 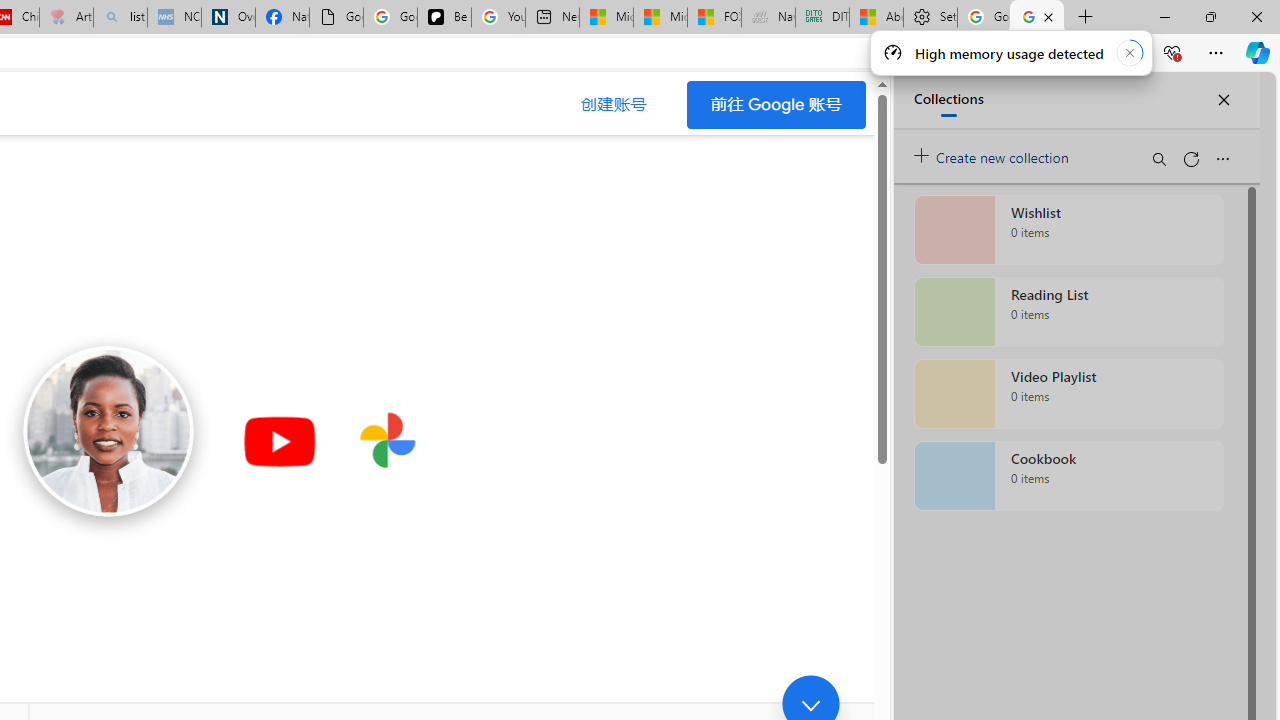 I want to click on 'FOX News - MSN', so click(x=714, y=17).